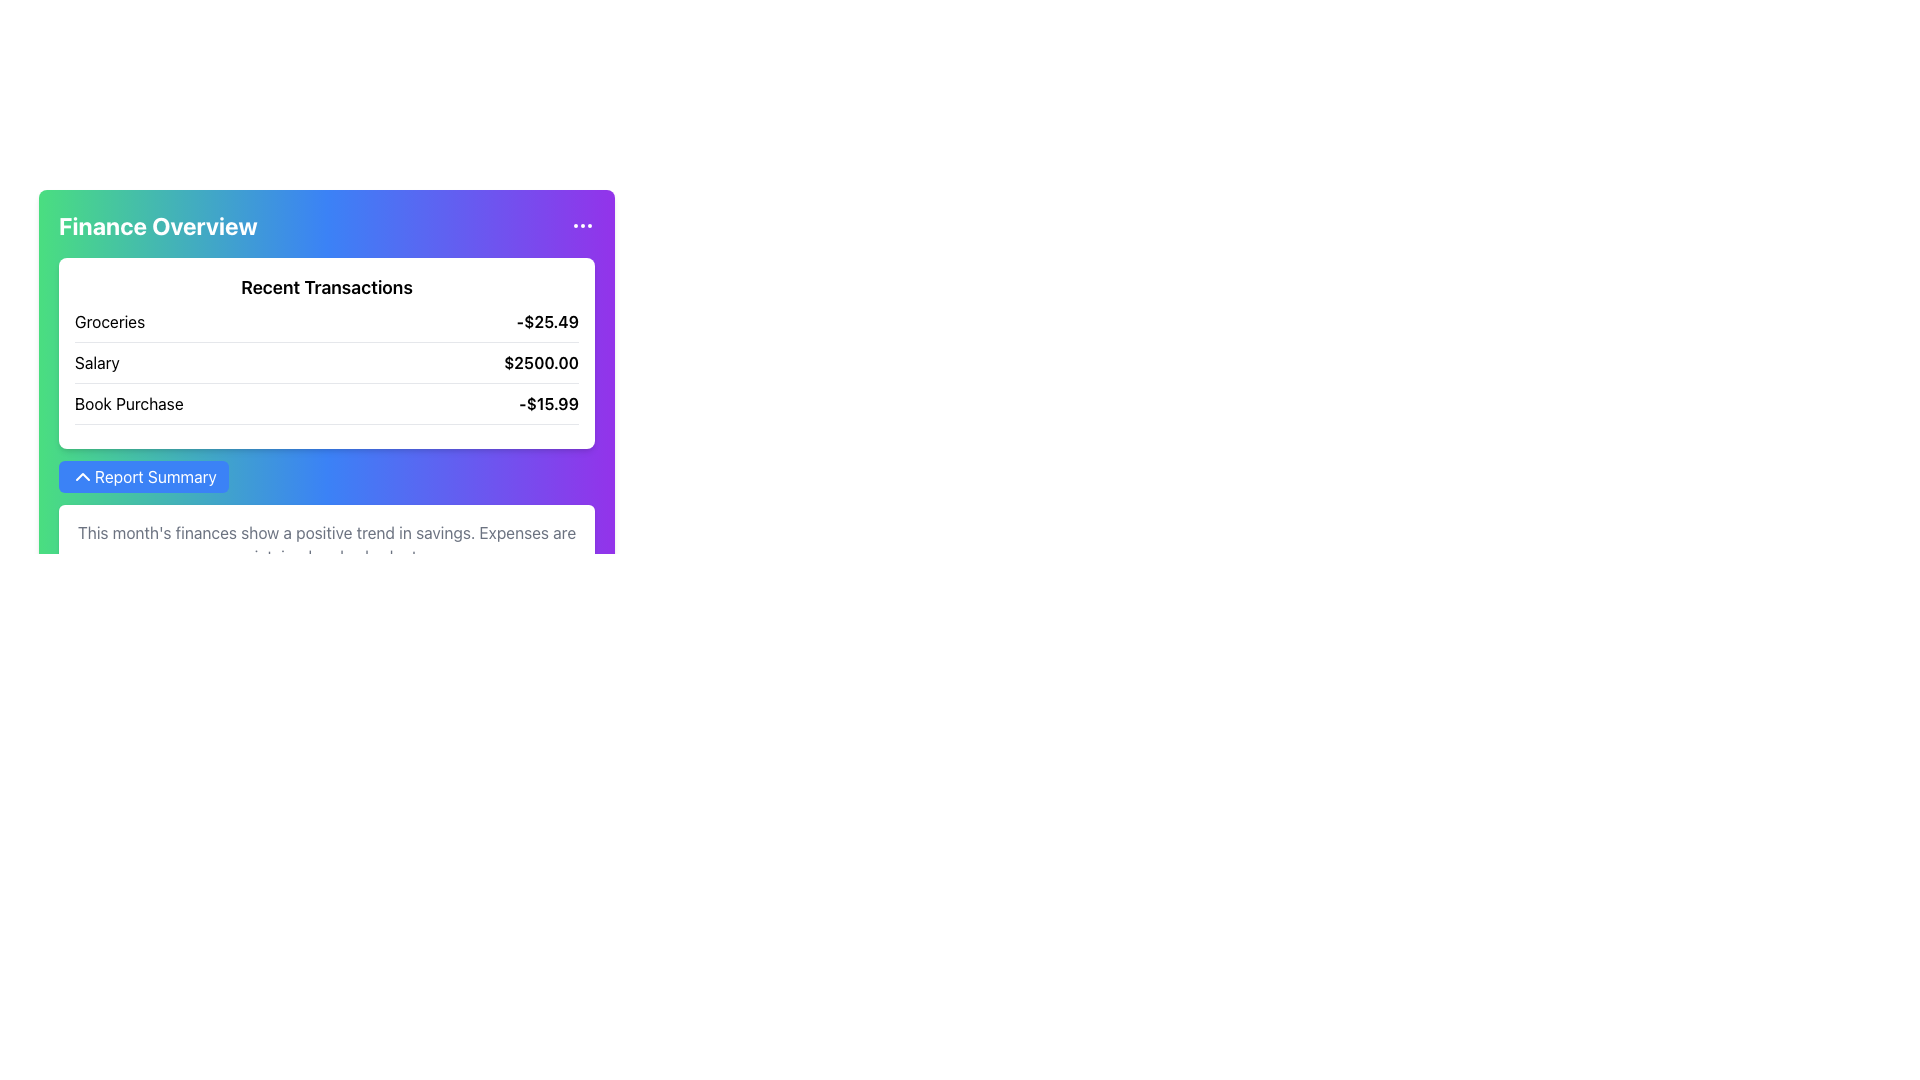 The height and width of the screenshot is (1080, 1920). What do you see at coordinates (326, 367) in the screenshot?
I see `the salary amount '$2500.00' in the second transaction item of the list for further action options` at bounding box center [326, 367].